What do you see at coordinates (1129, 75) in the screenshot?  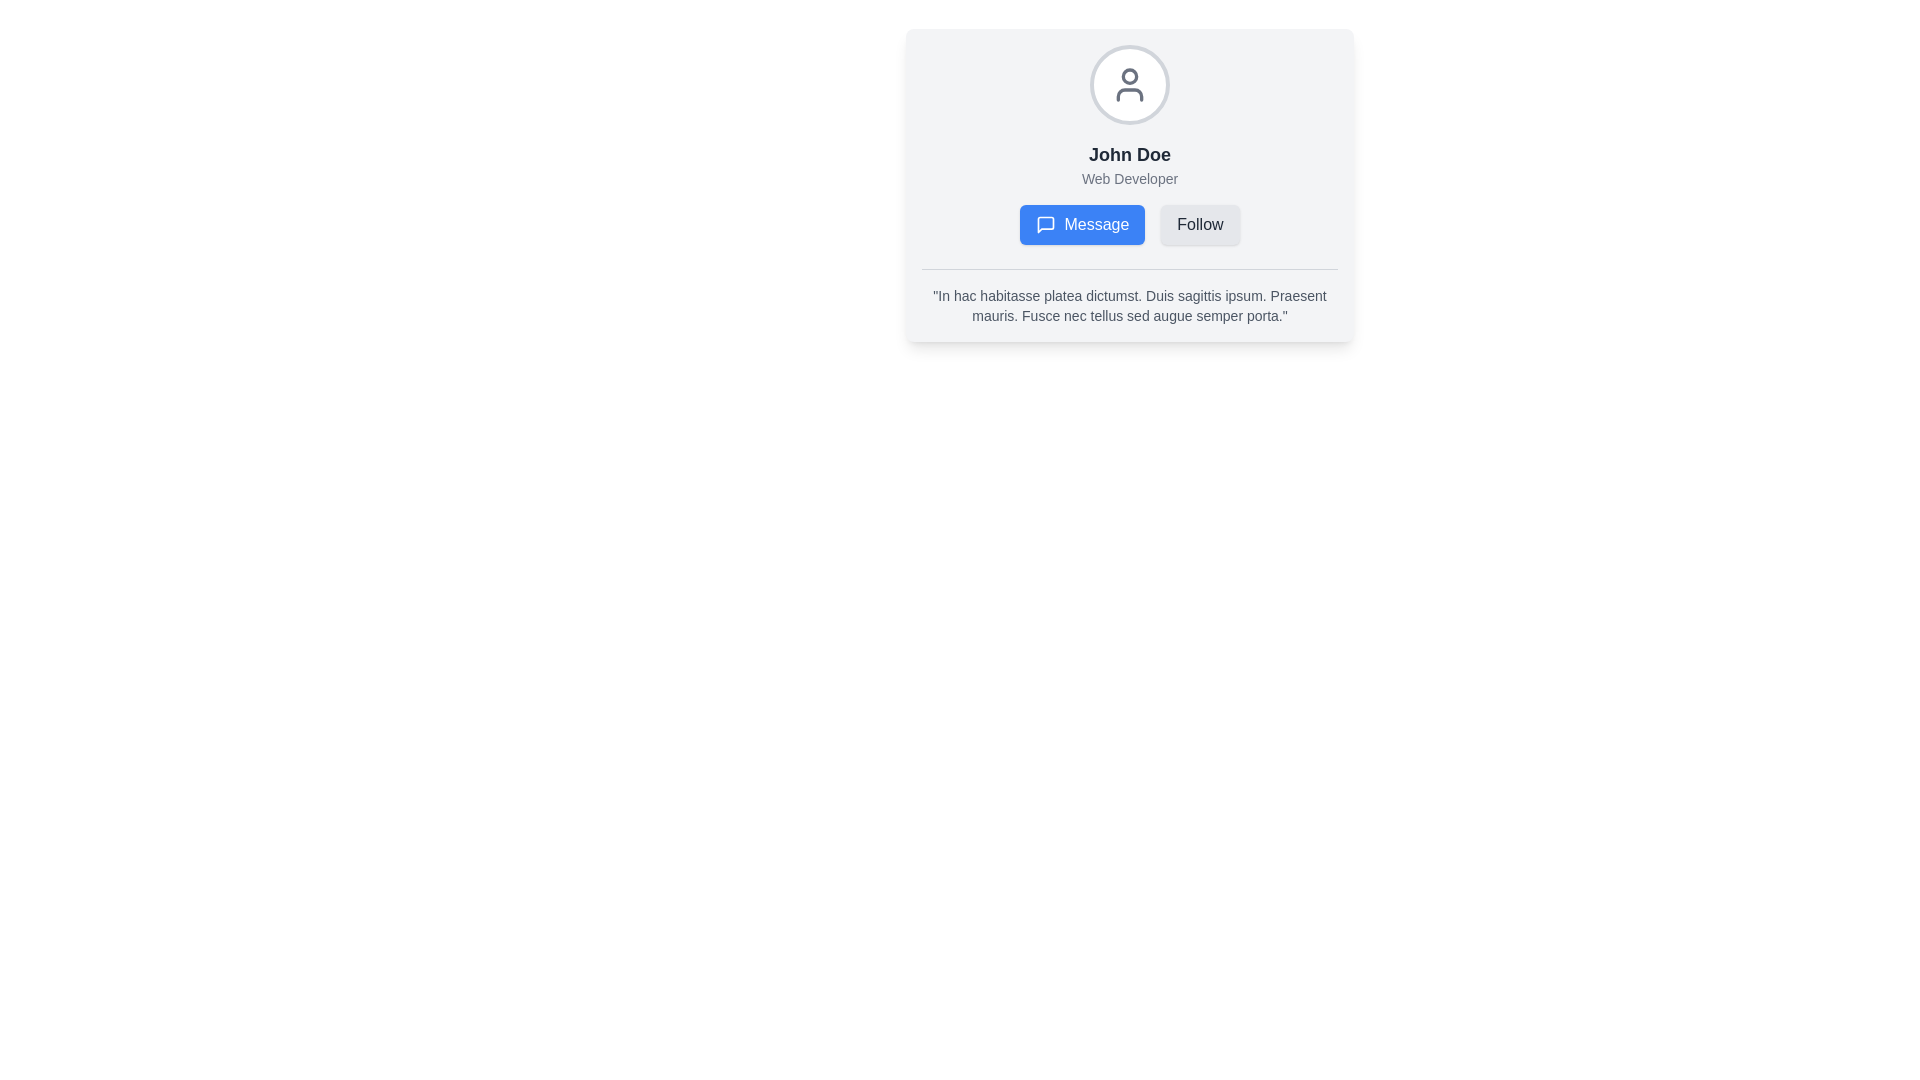 I see `the circular graphical element representing the head of a user icon, which is located at the top center of the profile card` at bounding box center [1129, 75].